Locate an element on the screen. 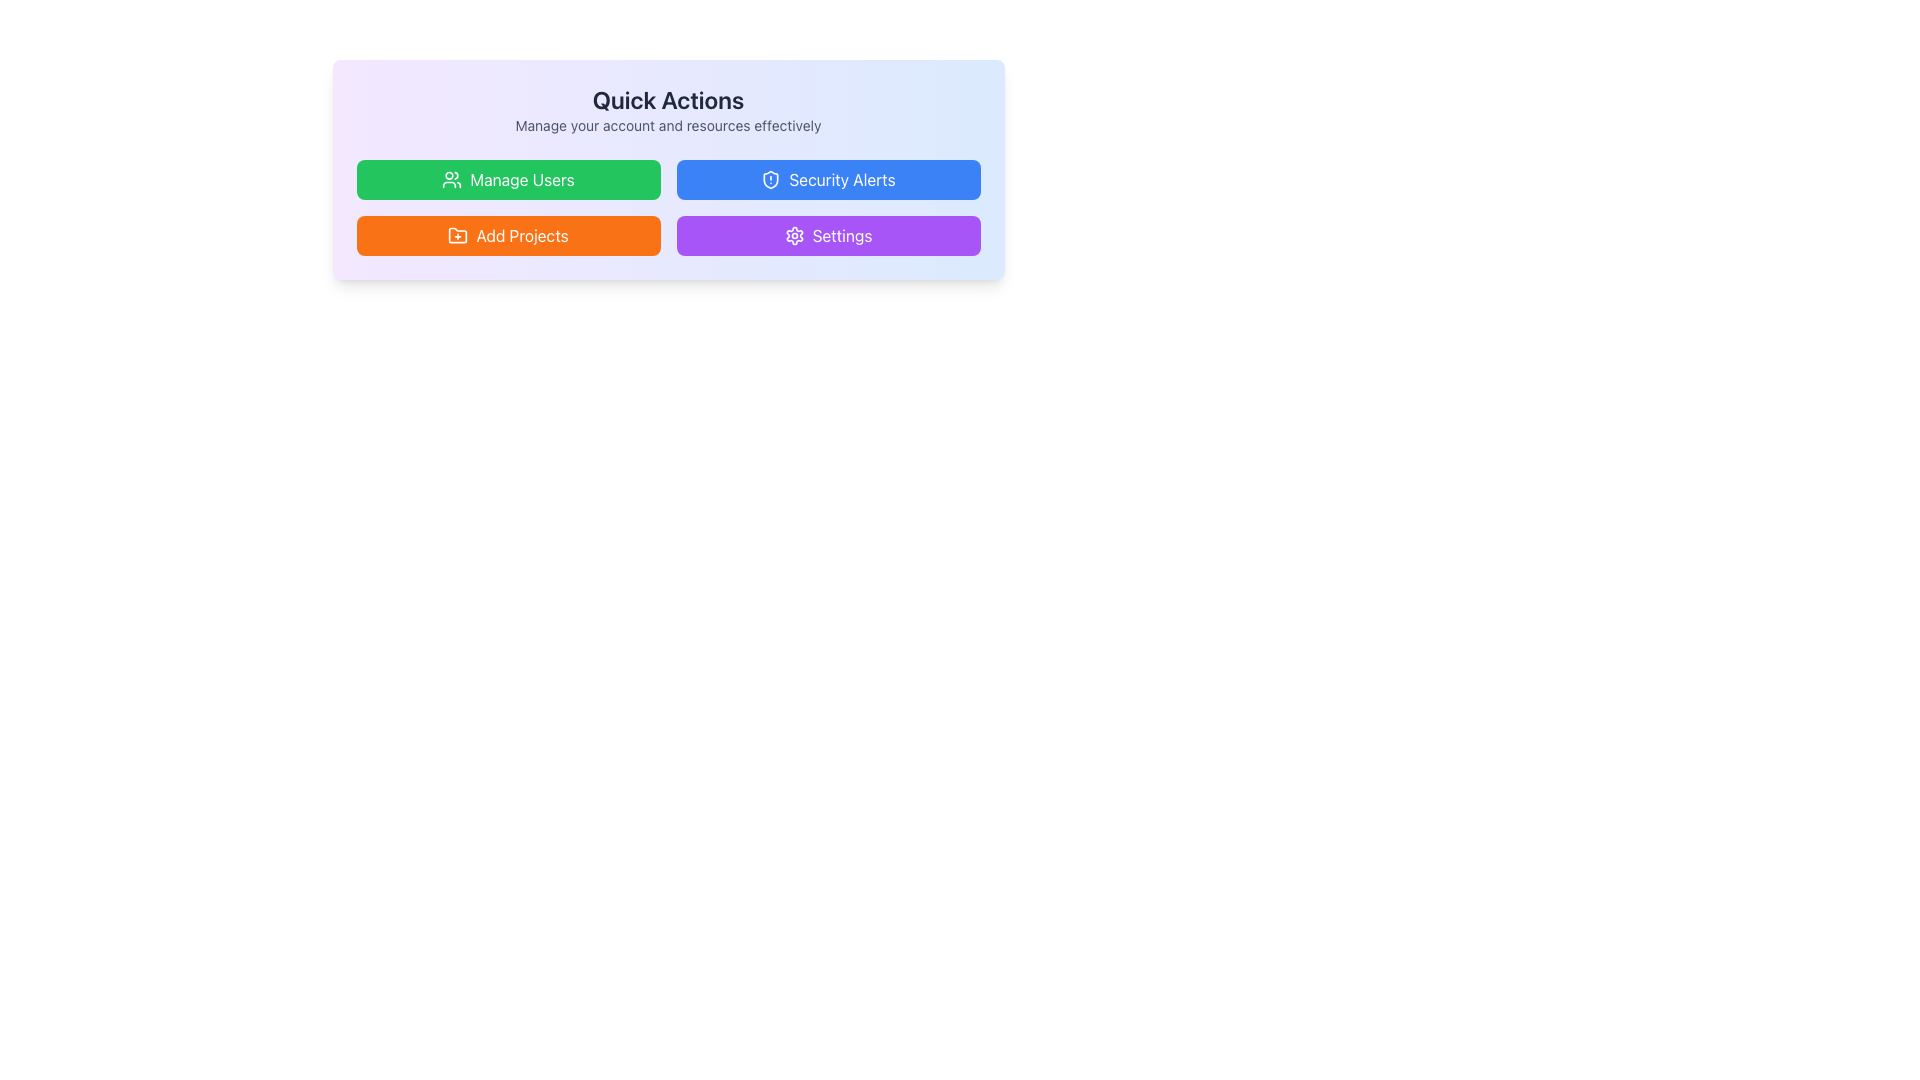  the orange rectangular 'Add Projects' button with a folder icon and plus sign, located in the lower-left quadrant of the 'Quick Actions' grid, specifically the second button in the left column is located at coordinates (508, 234).